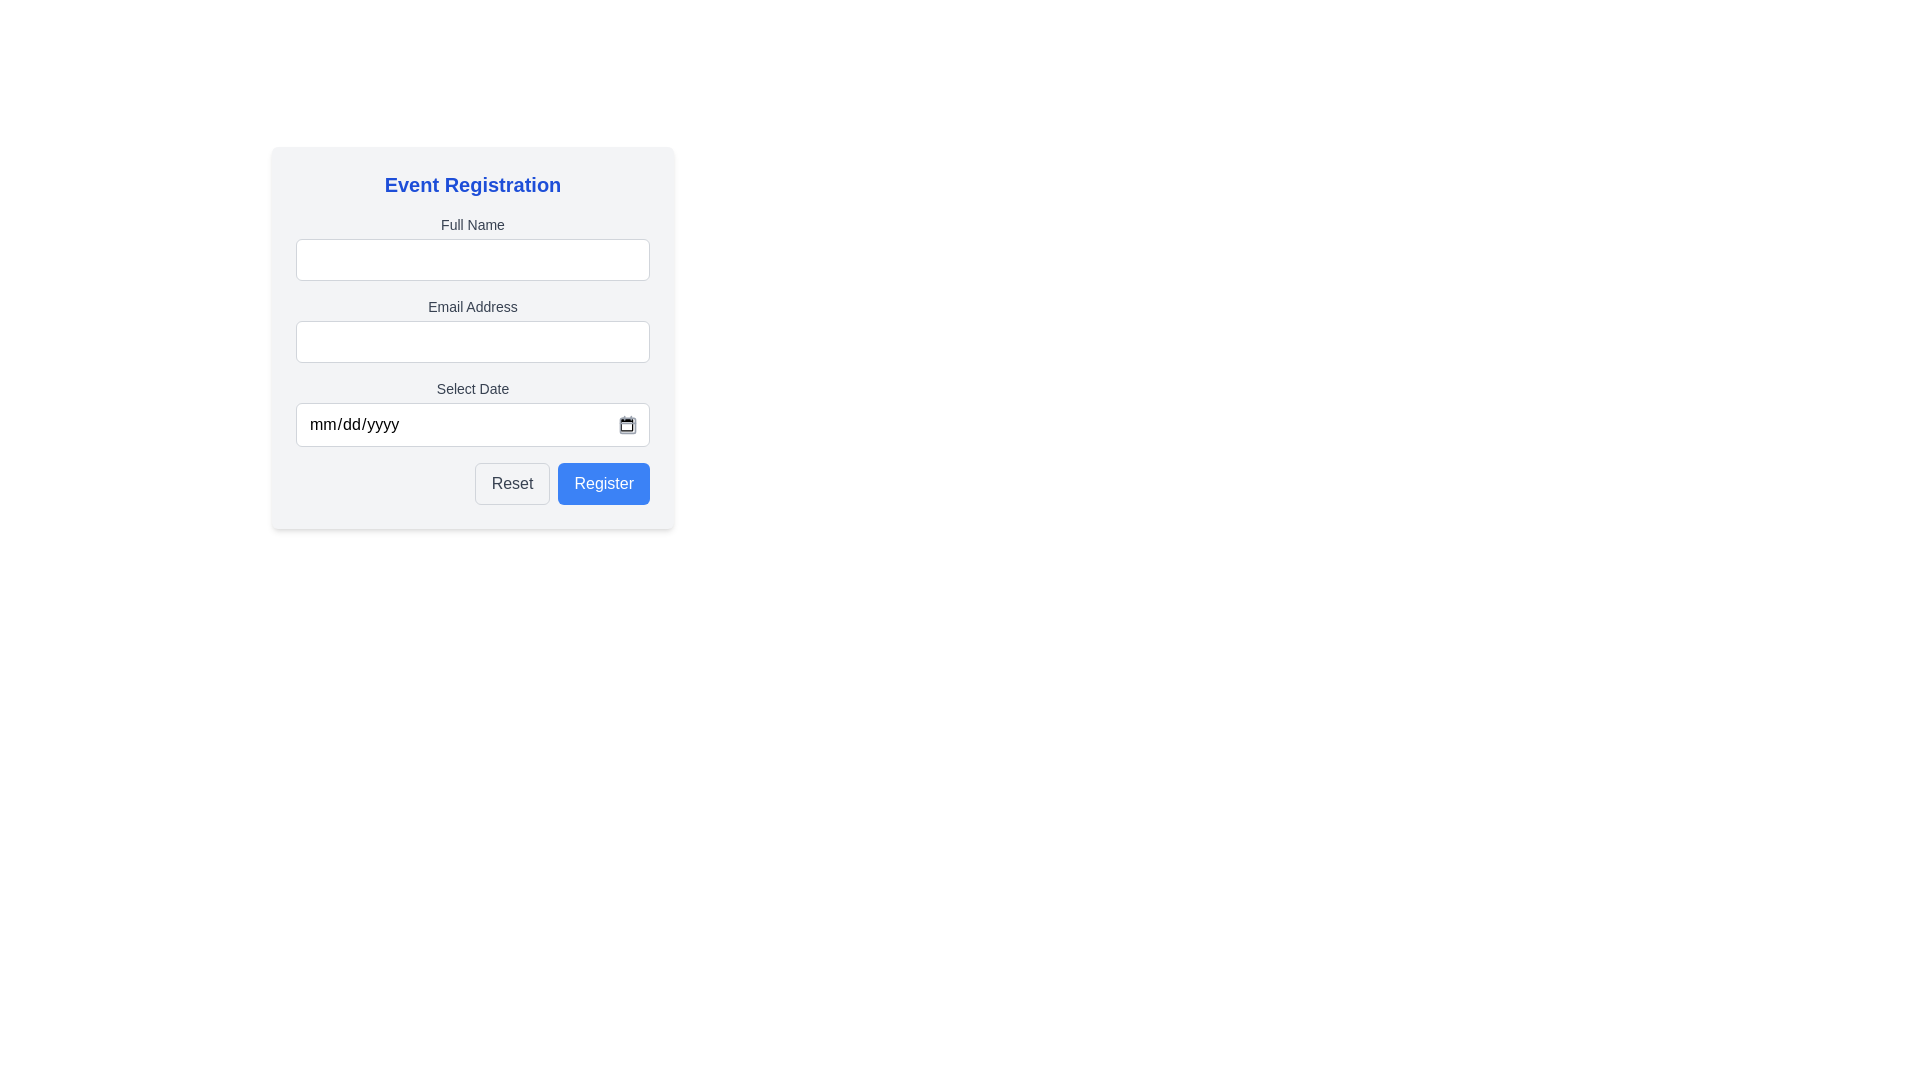  What do you see at coordinates (472, 307) in the screenshot?
I see `the text label that describes the email input field, located directly above the input field for entering the email address in the registration form` at bounding box center [472, 307].